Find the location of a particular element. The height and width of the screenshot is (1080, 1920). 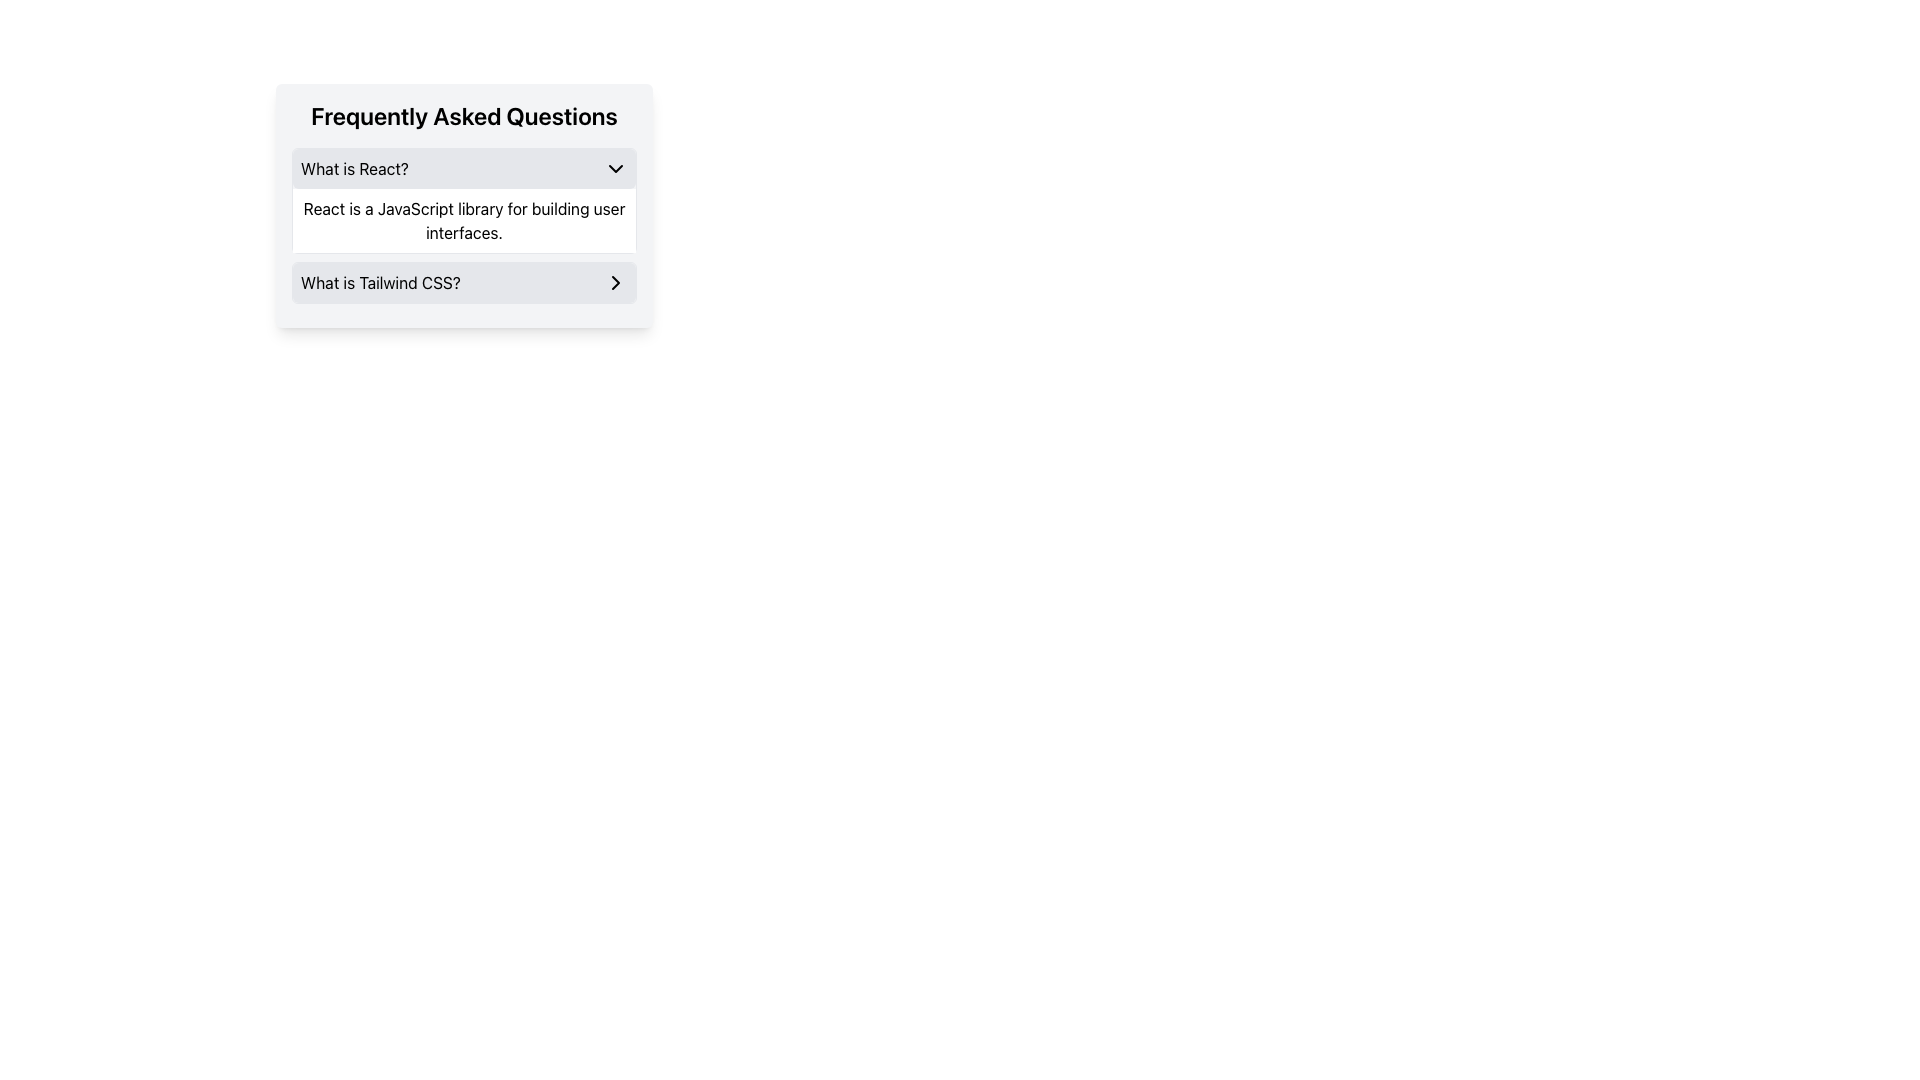

the chevron-shaped arrow icon indicating navigation or expansion, located within the dropdown labeled 'What is Tailwind CSS?' is located at coordinates (614, 282).